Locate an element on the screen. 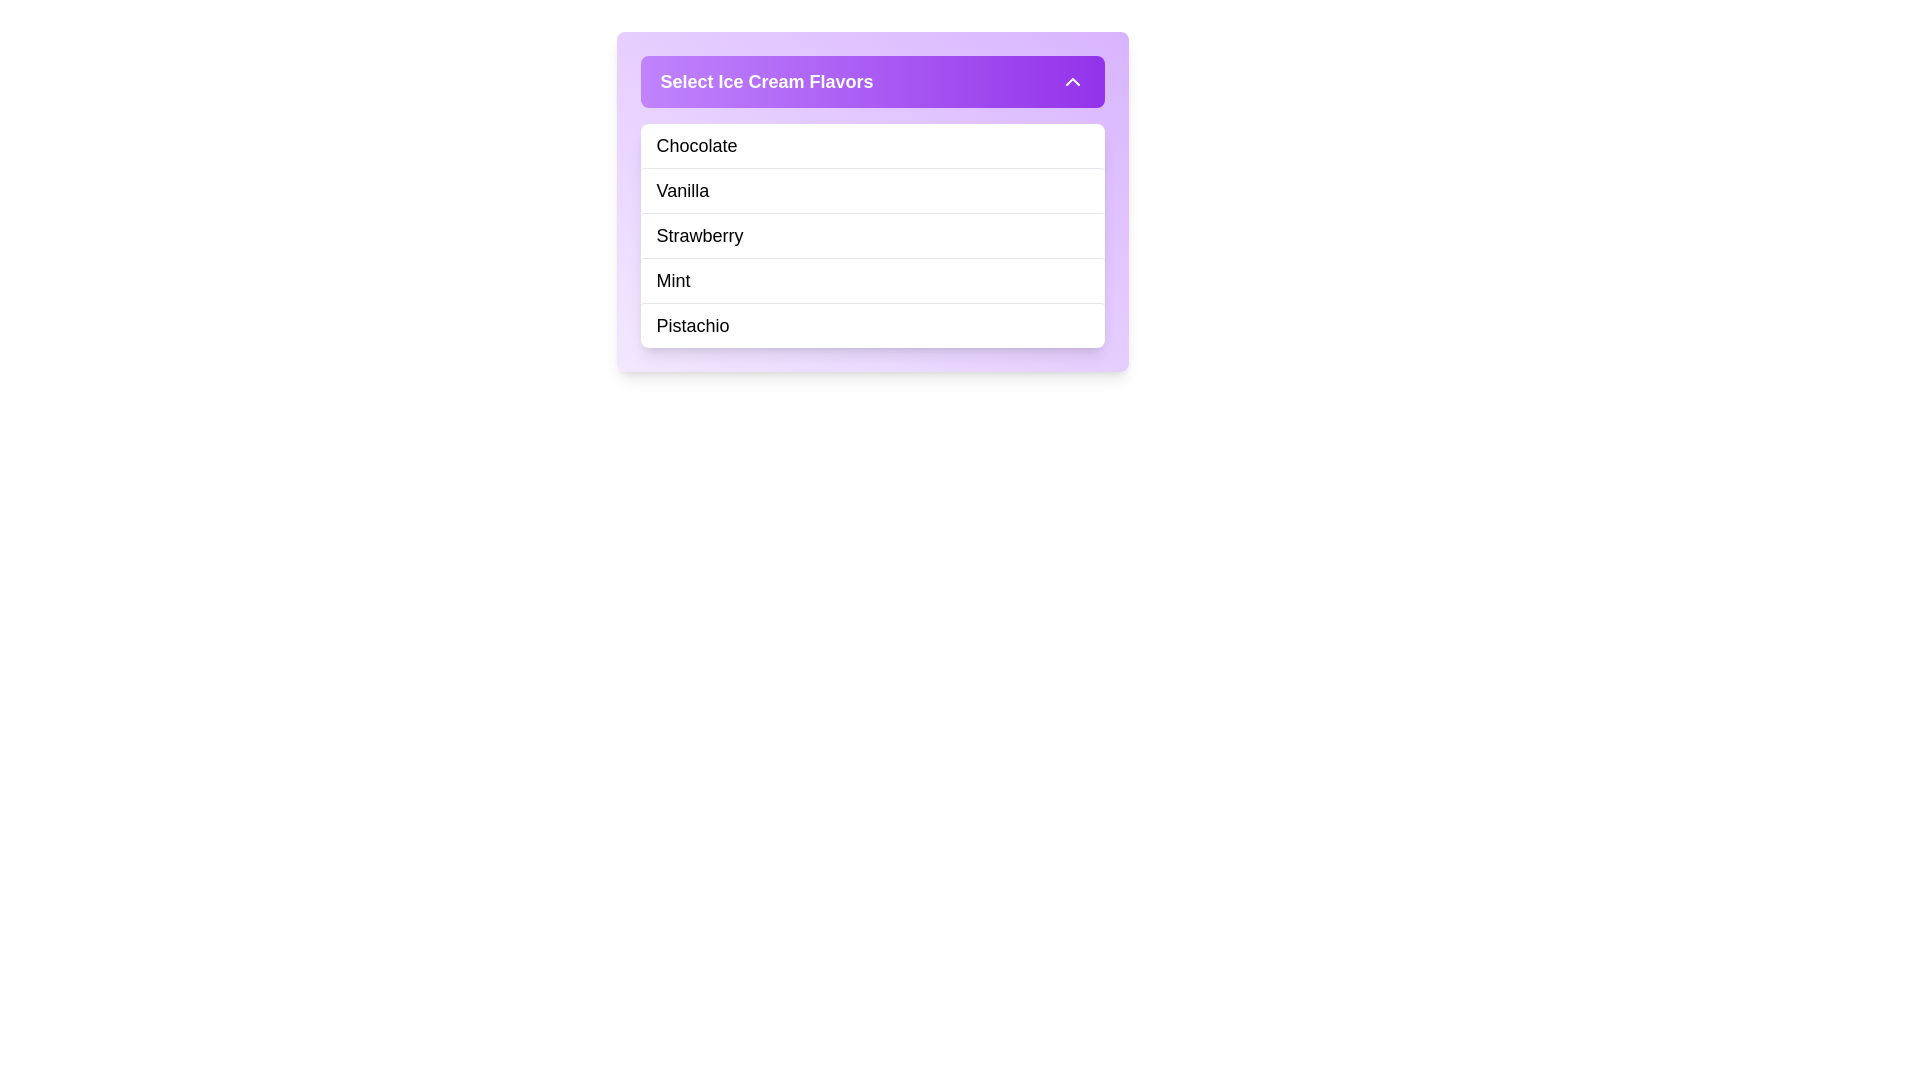 This screenshot has width=1920, height=1080. keyboard navigation is located at coordinates (682, 191).